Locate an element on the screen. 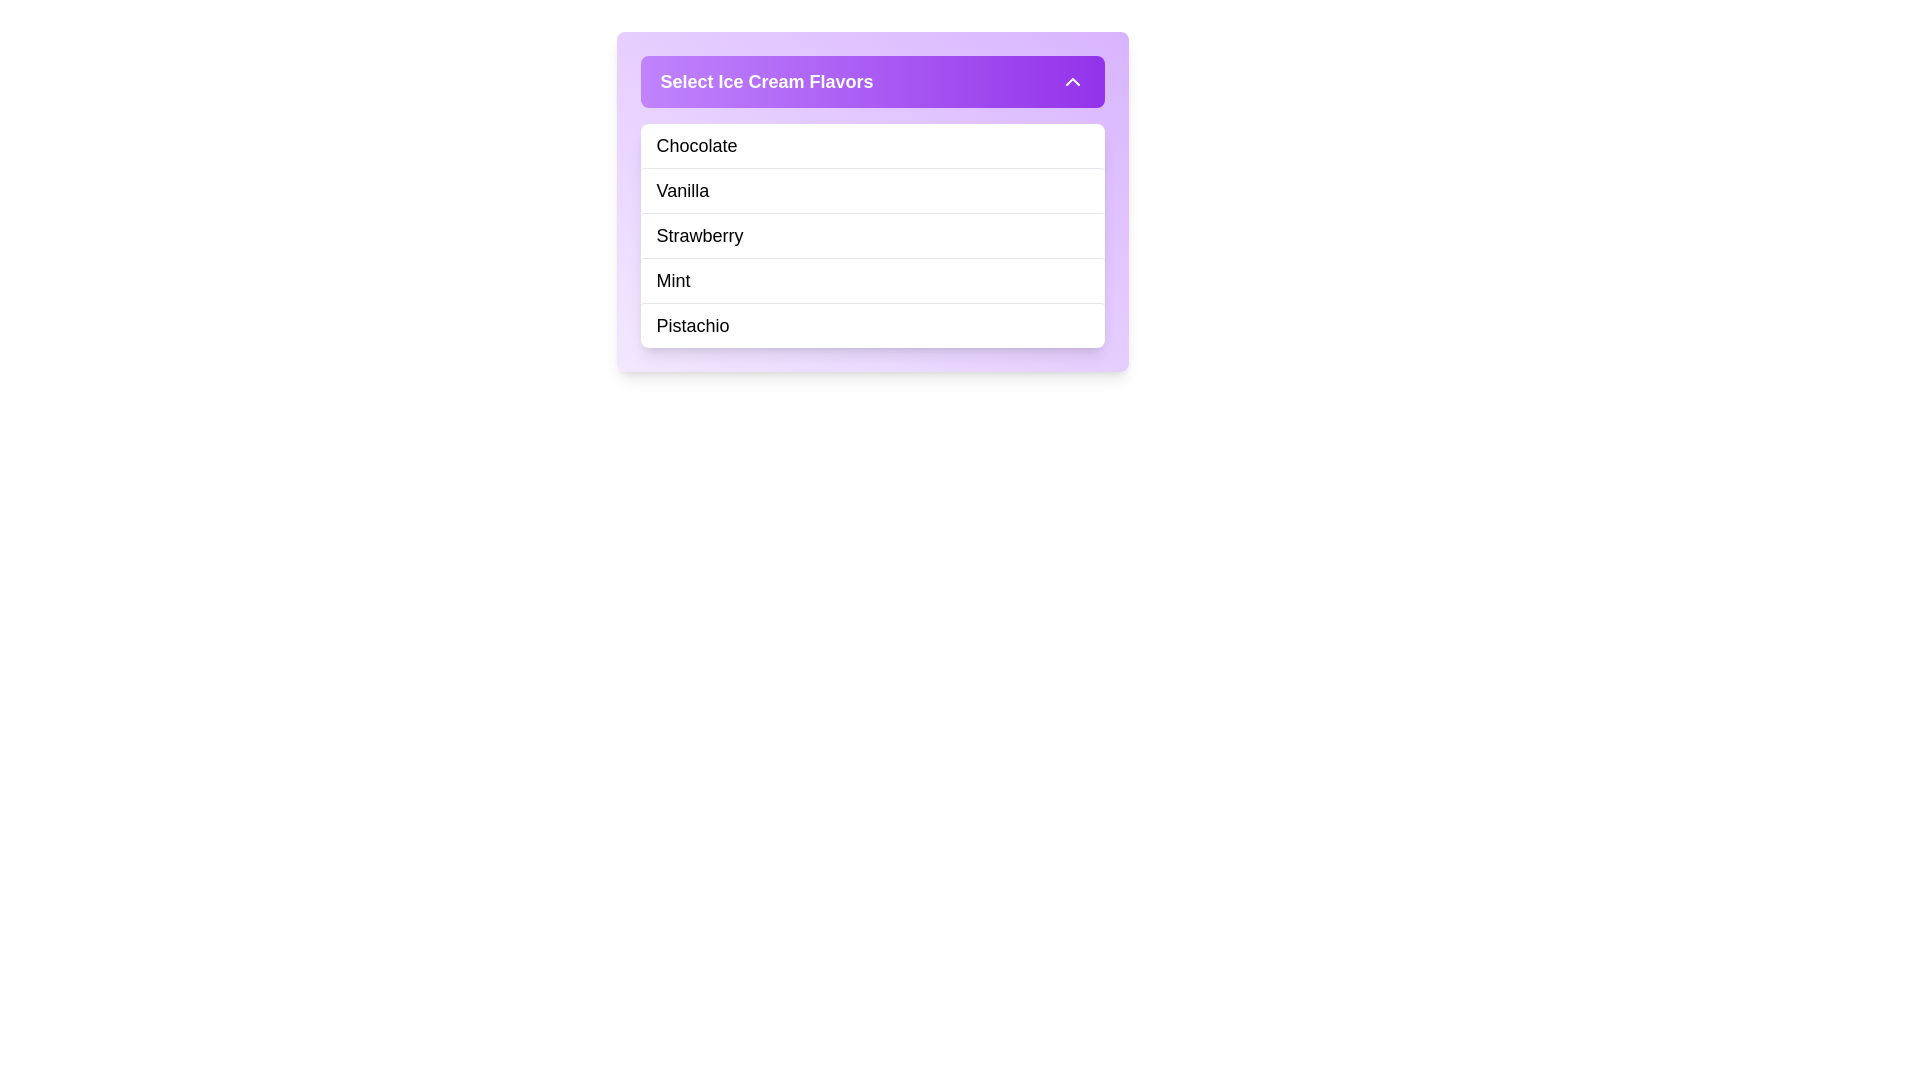 This screenshot has width=1920, height=1080. keyboard navigation is located at coordinates (682, 191).